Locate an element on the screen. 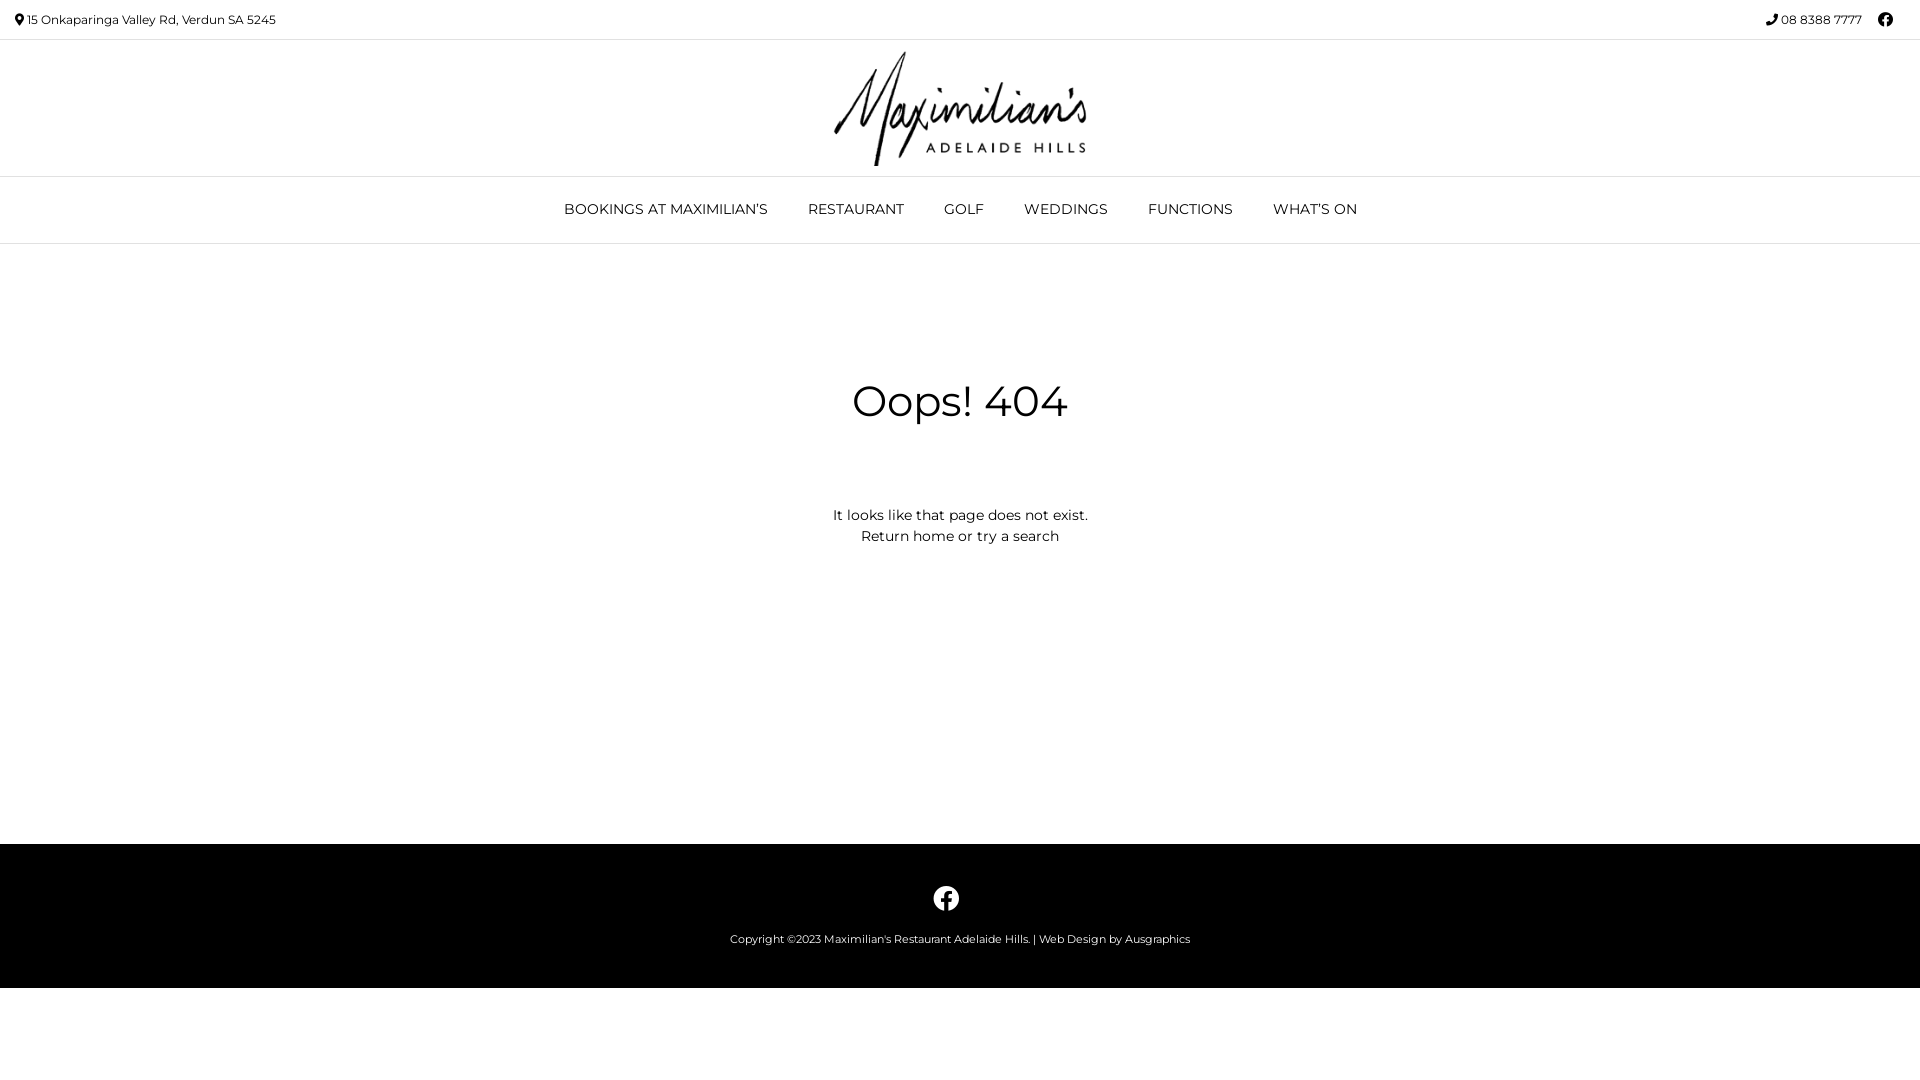  'RESTAURANT' is located at coordinates (786, 209).